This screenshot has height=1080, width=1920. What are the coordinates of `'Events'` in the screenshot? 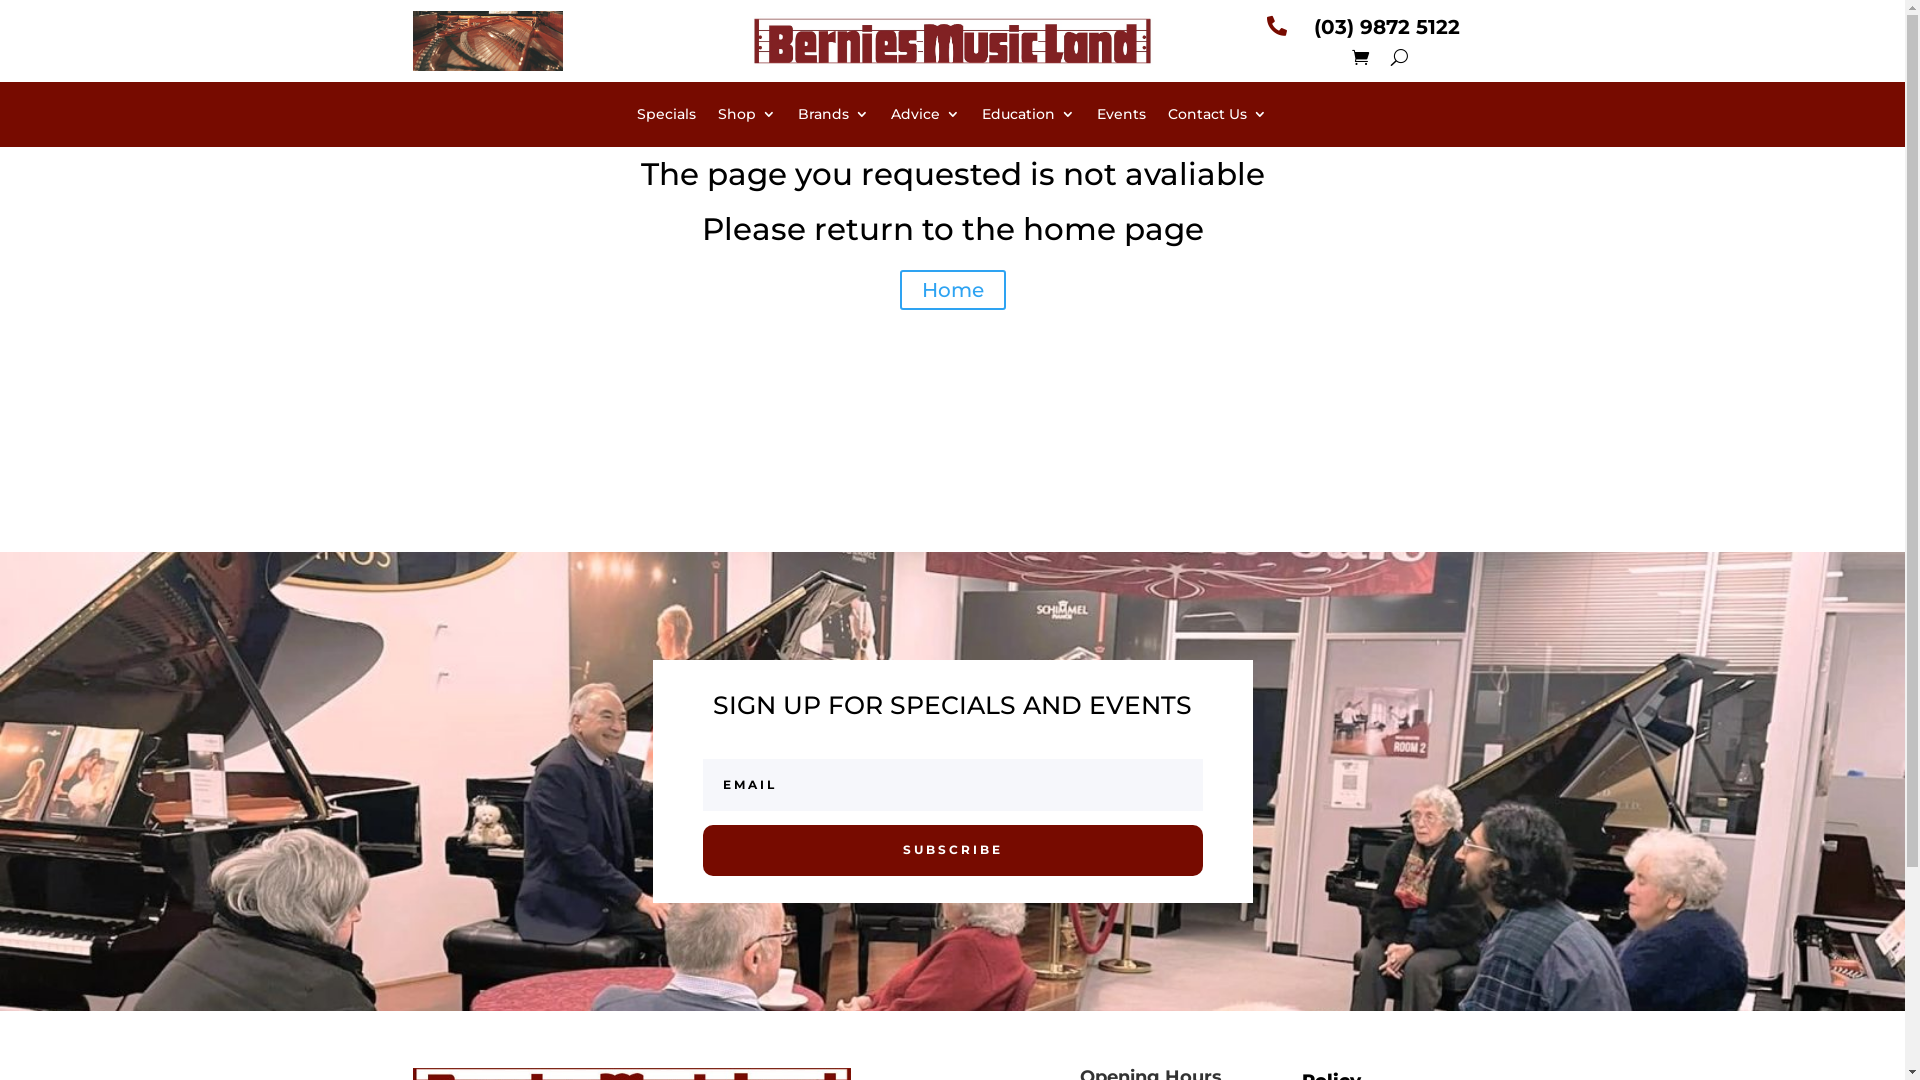 It's located at (1121, 118).